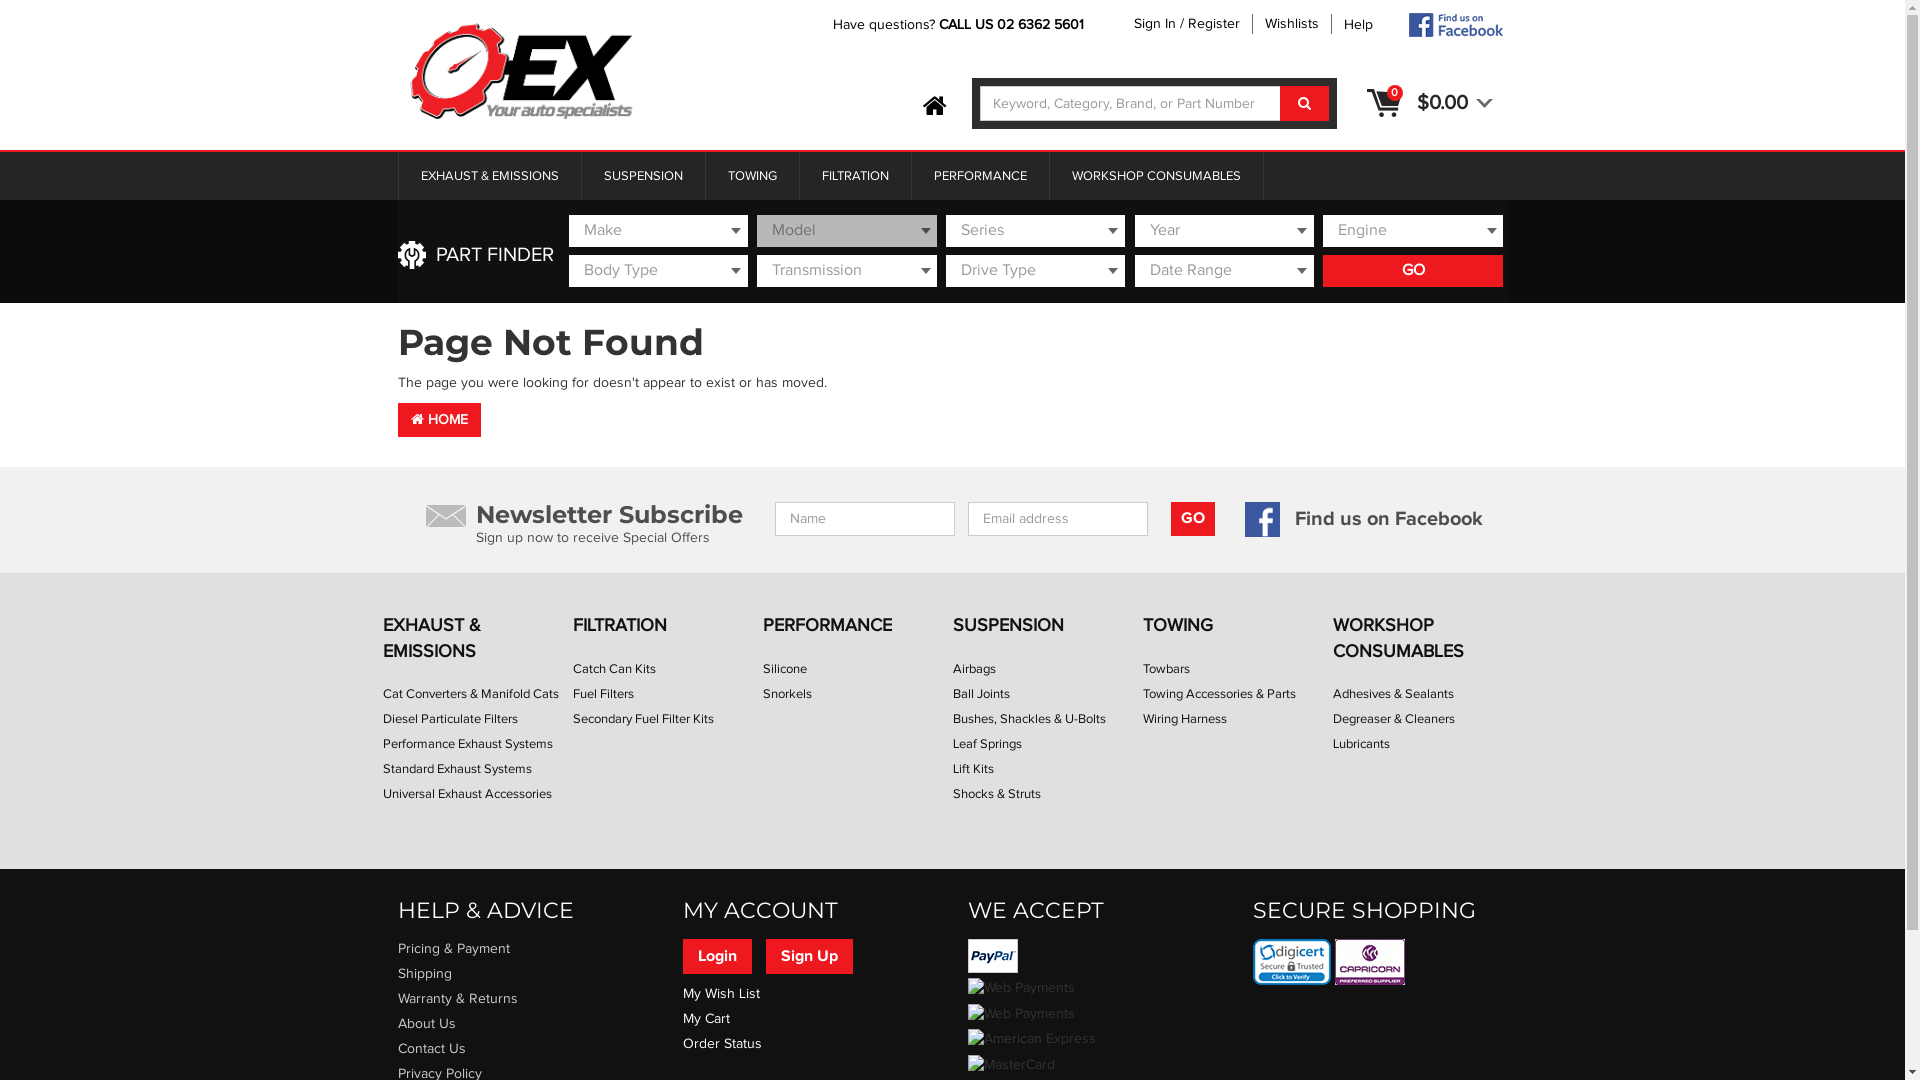 The width and height of the screenshot is (1920, 1080). What do you see at coordinates (1362, 518) in the screenshot?
I see `'Find us on Facebook'` at bounding box center [1362, 518].